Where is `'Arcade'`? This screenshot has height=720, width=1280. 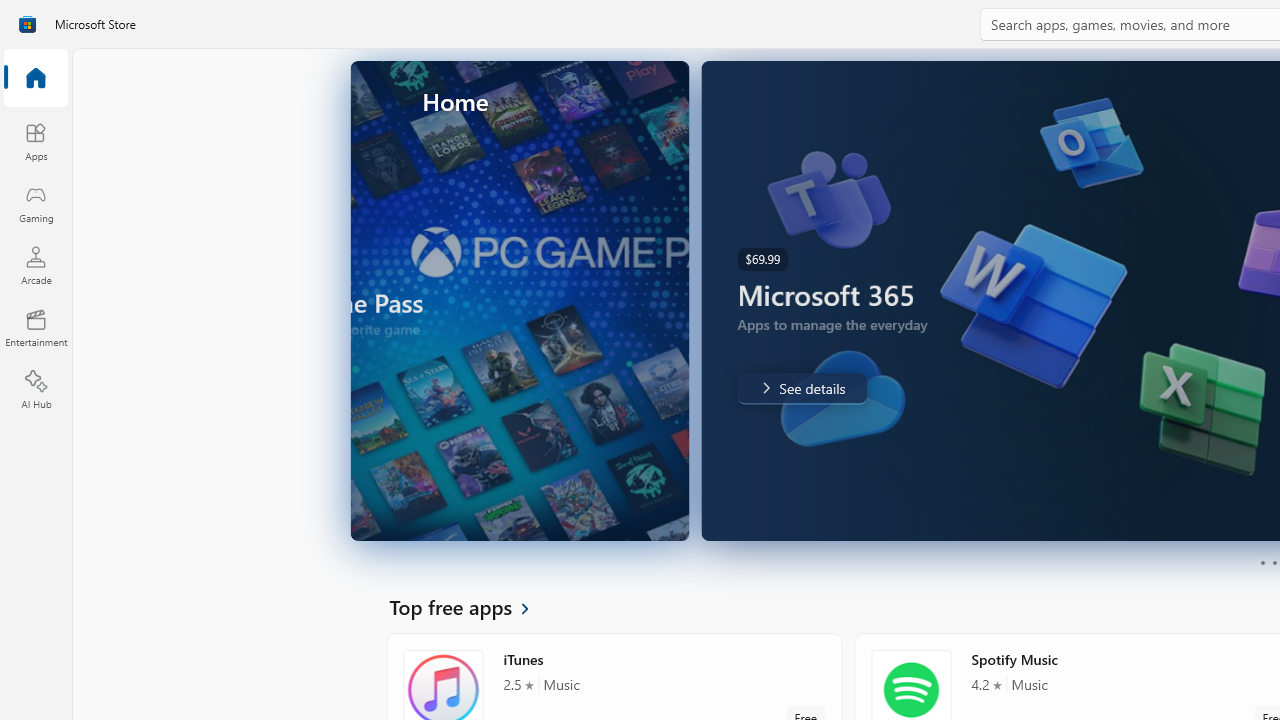 'Arcade' is located at coordinates (35, 264).